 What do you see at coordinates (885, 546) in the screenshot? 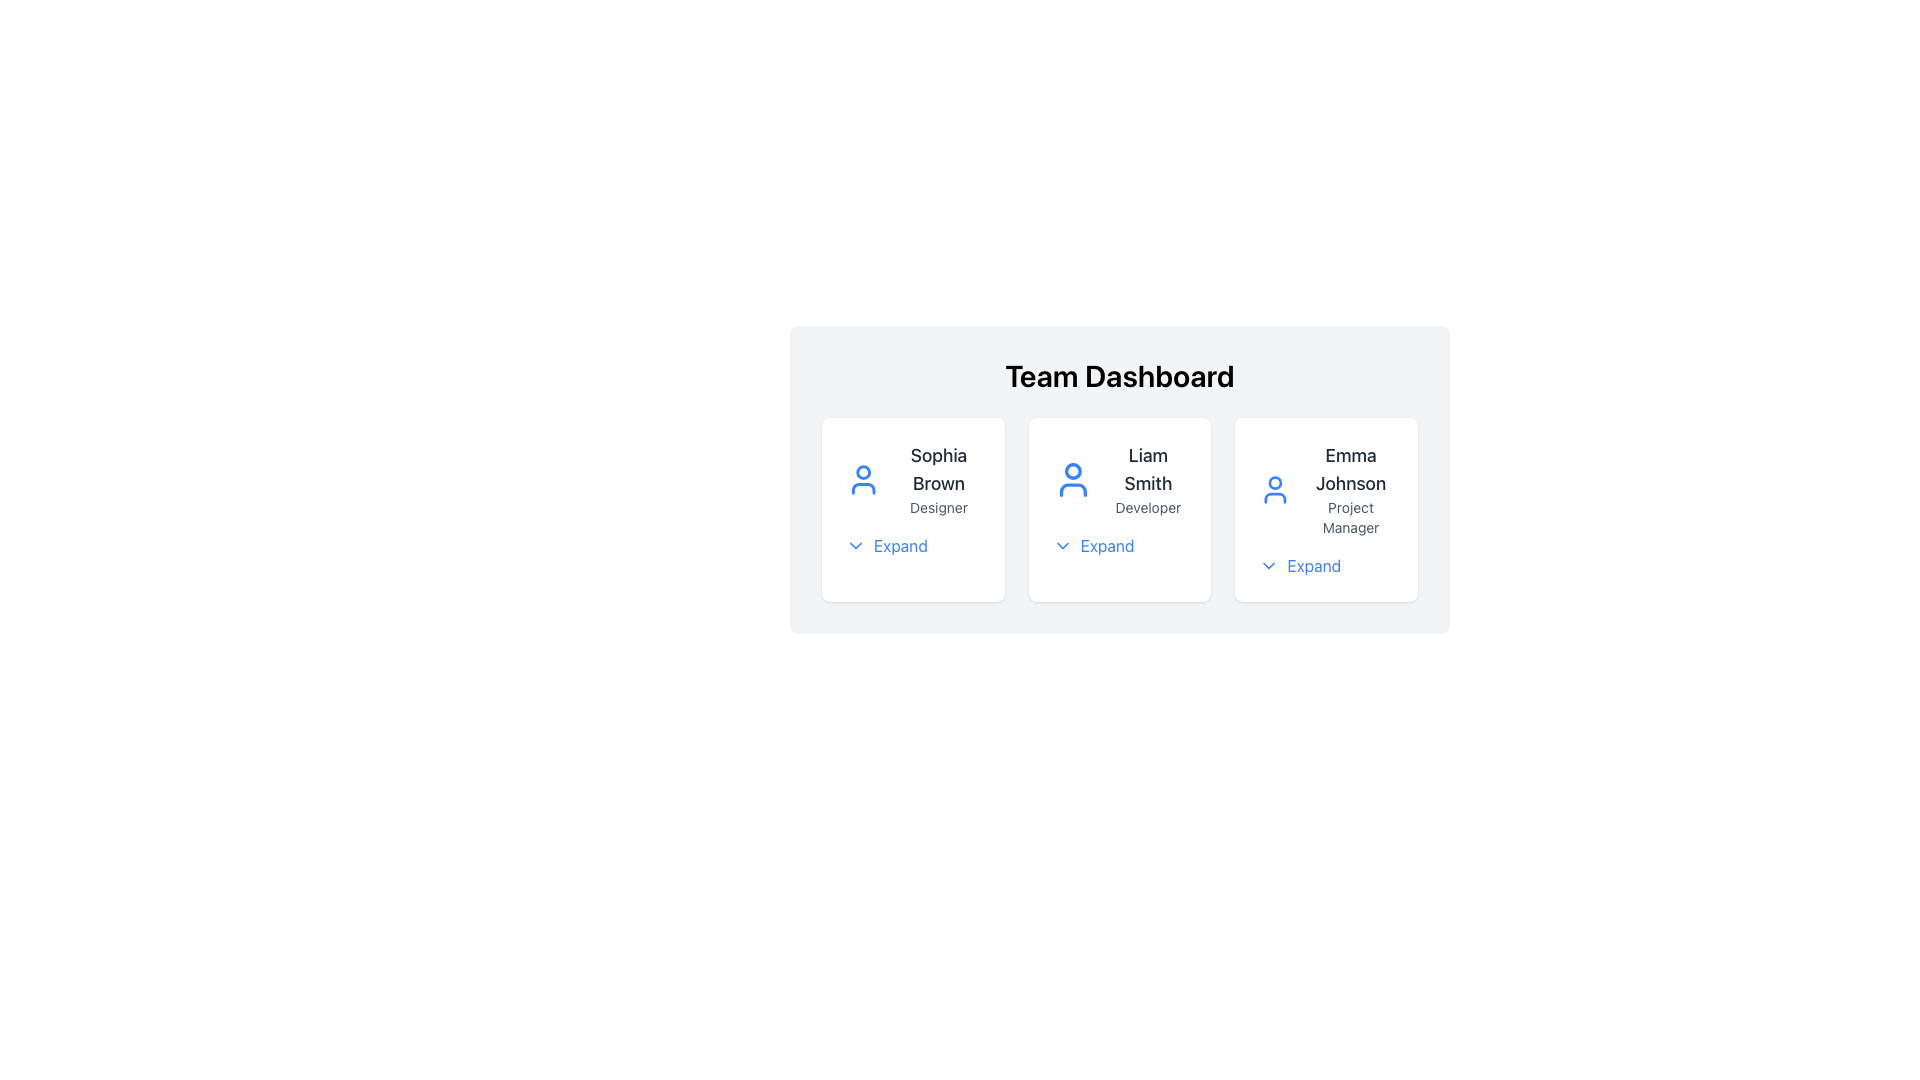
I see `the 'Expand' button with a chevron-down icon located under the user card for 'Sophia Brown' in the Team Dashboard layout` at bounding box center [885, 546].